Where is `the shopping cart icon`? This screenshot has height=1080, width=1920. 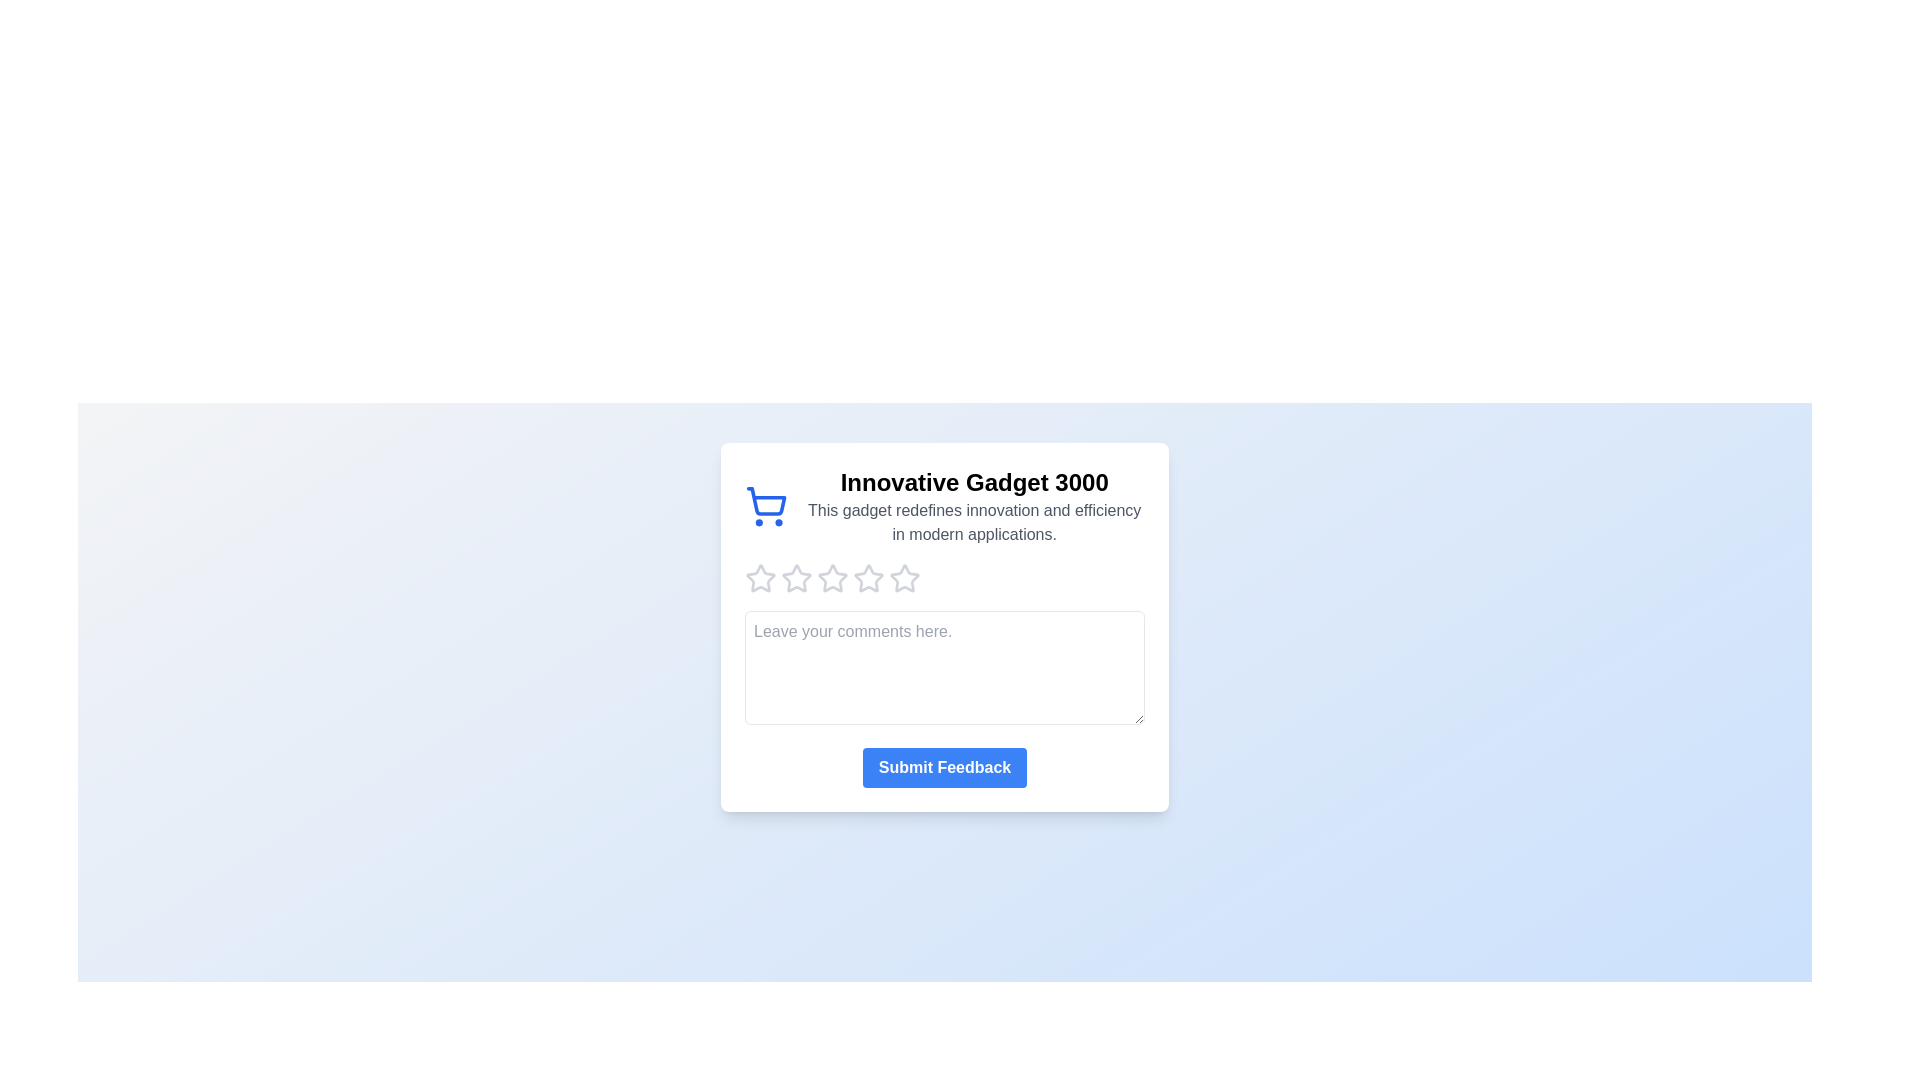 the shopping cart icon is located at coordinates (765, 505).